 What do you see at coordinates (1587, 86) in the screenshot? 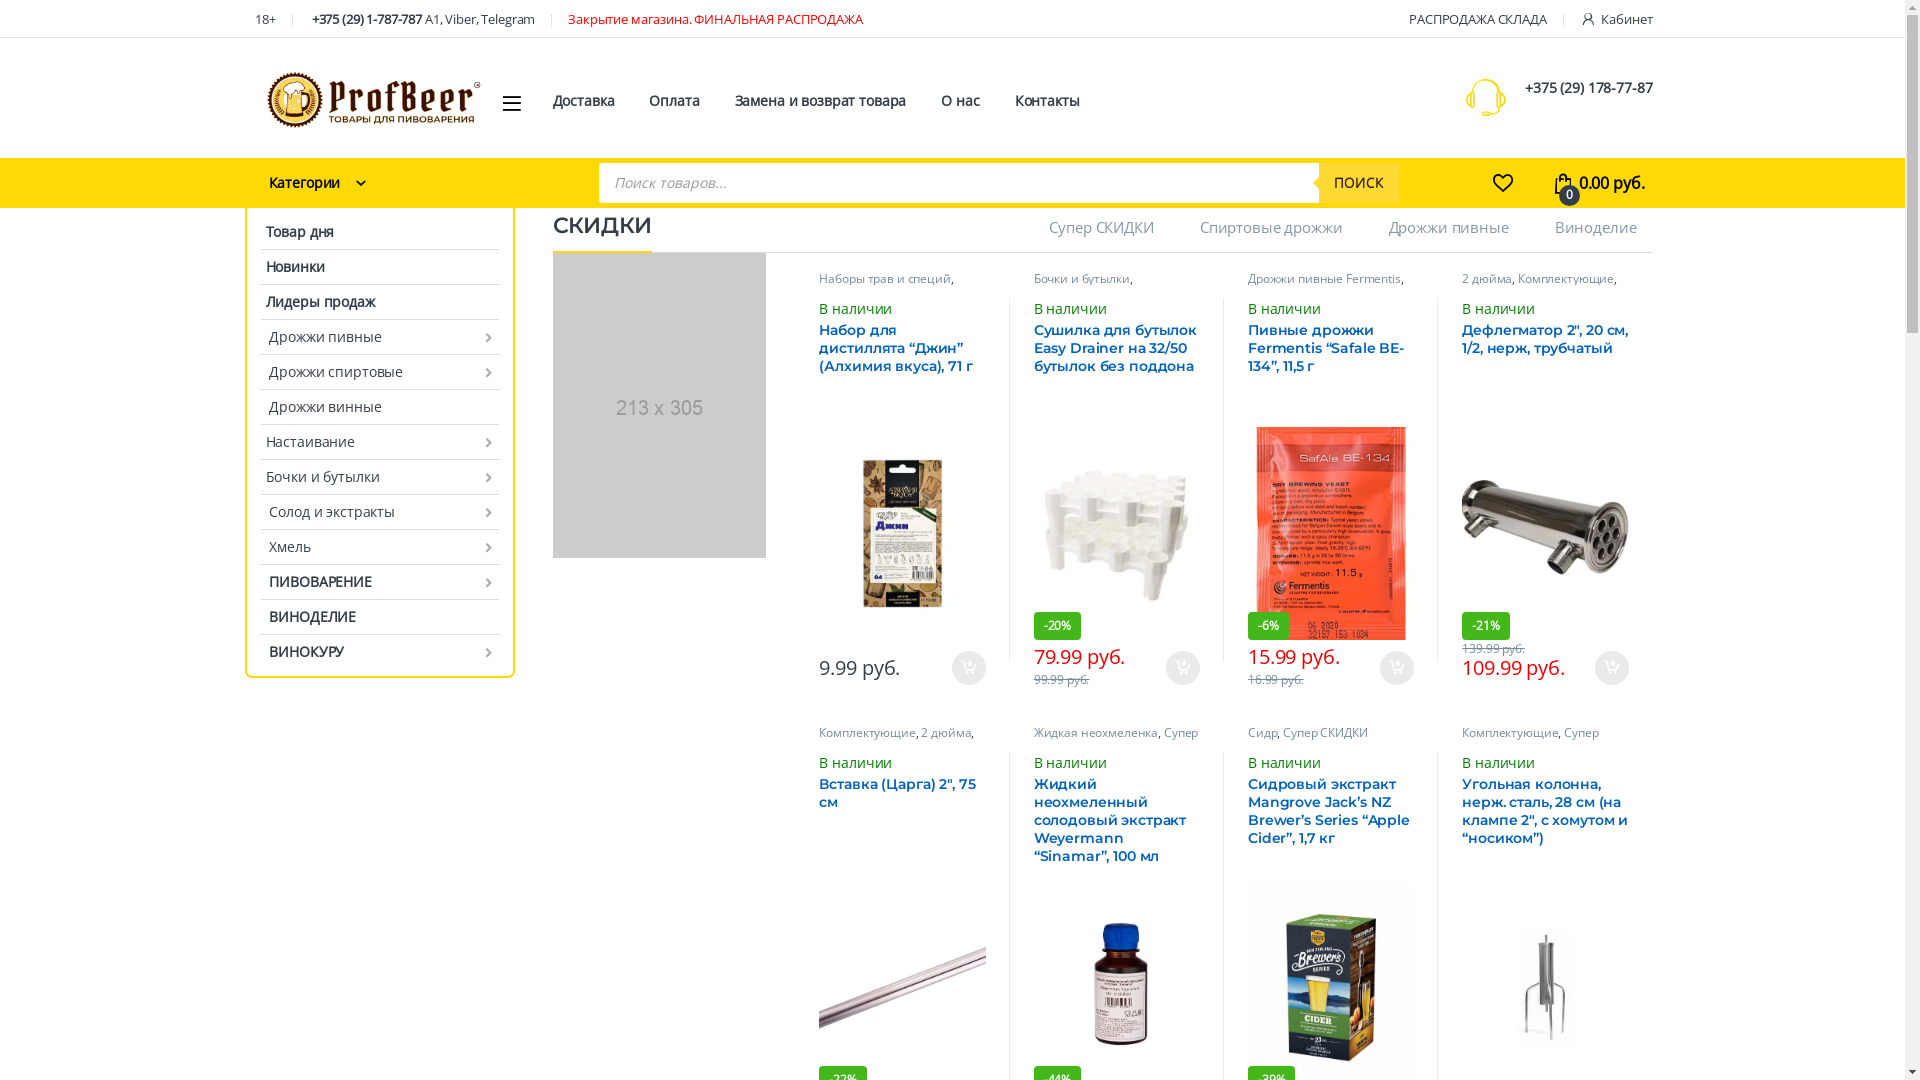
I see `'+375 (29) 178-77-87'` at bounding box center [1587, 86].